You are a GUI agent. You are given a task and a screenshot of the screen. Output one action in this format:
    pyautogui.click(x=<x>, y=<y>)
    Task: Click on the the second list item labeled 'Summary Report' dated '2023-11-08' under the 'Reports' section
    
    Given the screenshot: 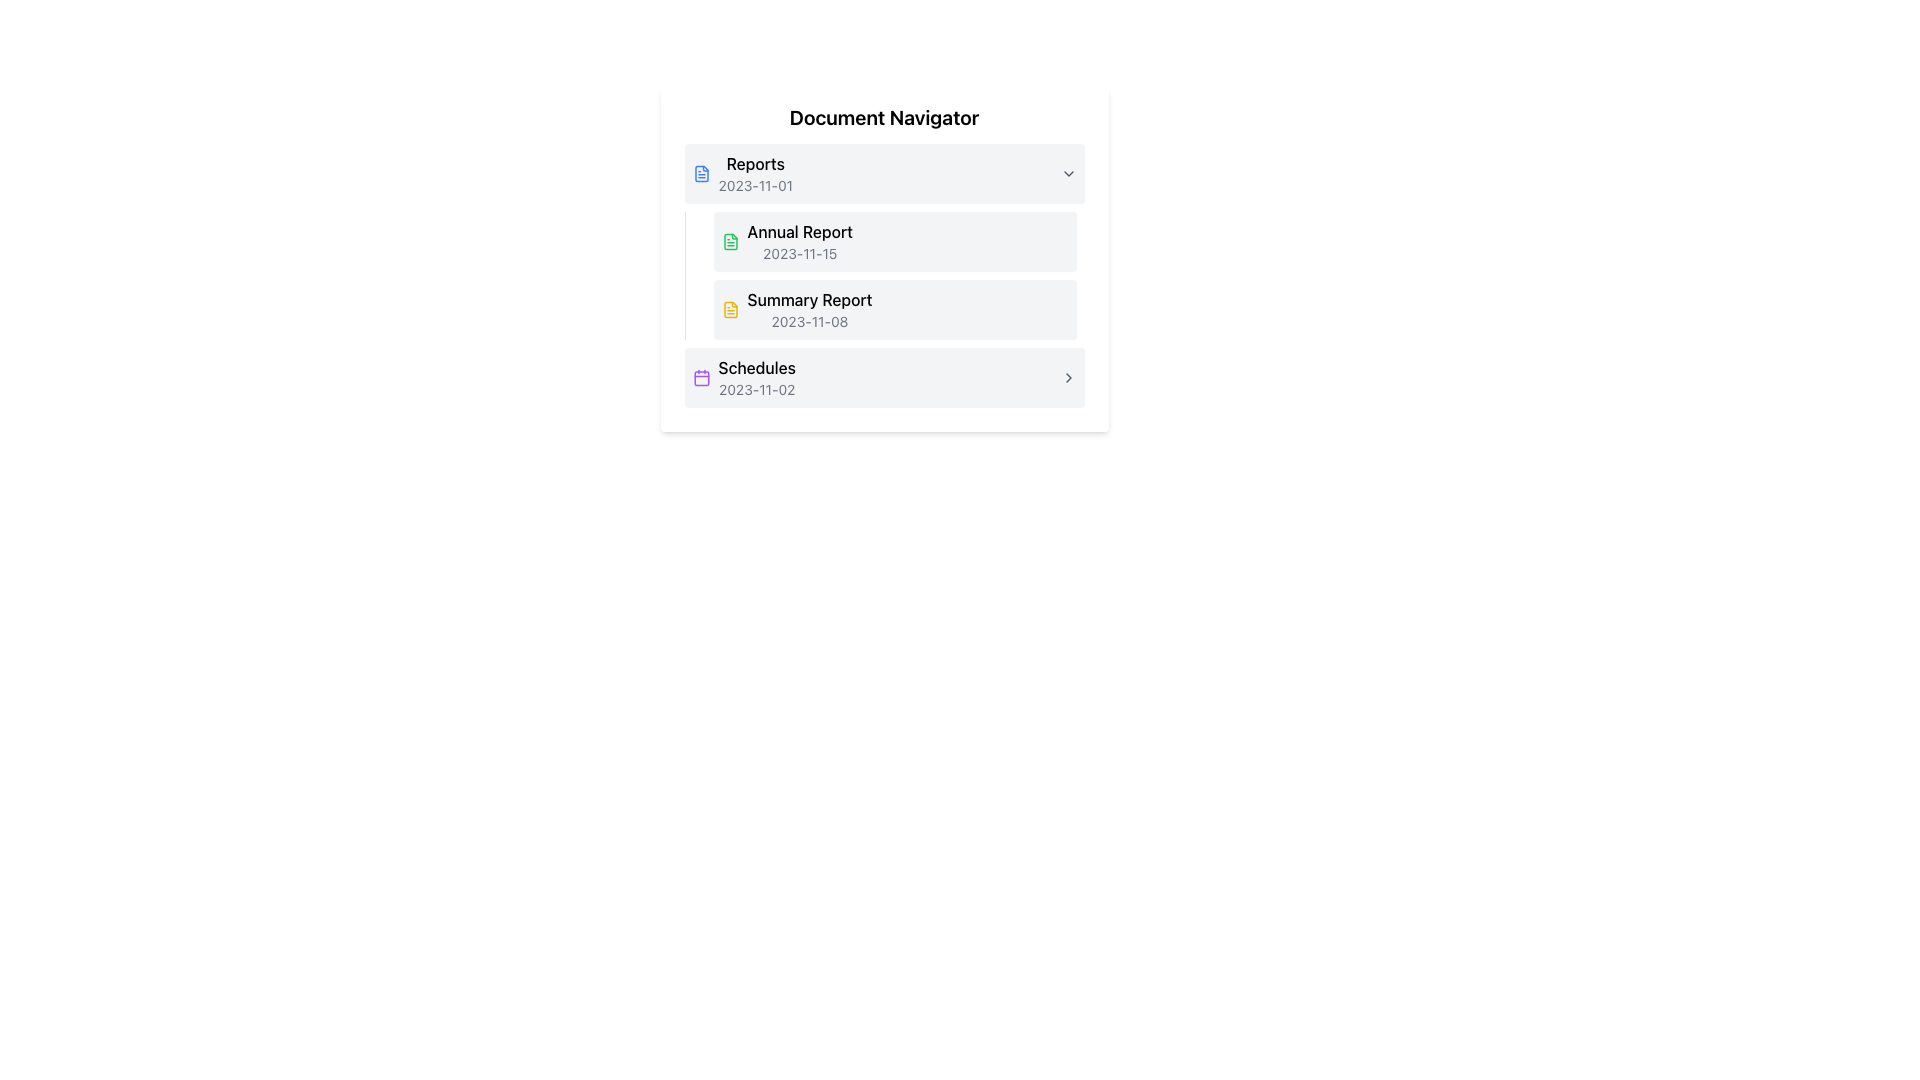 What is the action you would take?
    pyautogui.click(x=809, y=309)
    